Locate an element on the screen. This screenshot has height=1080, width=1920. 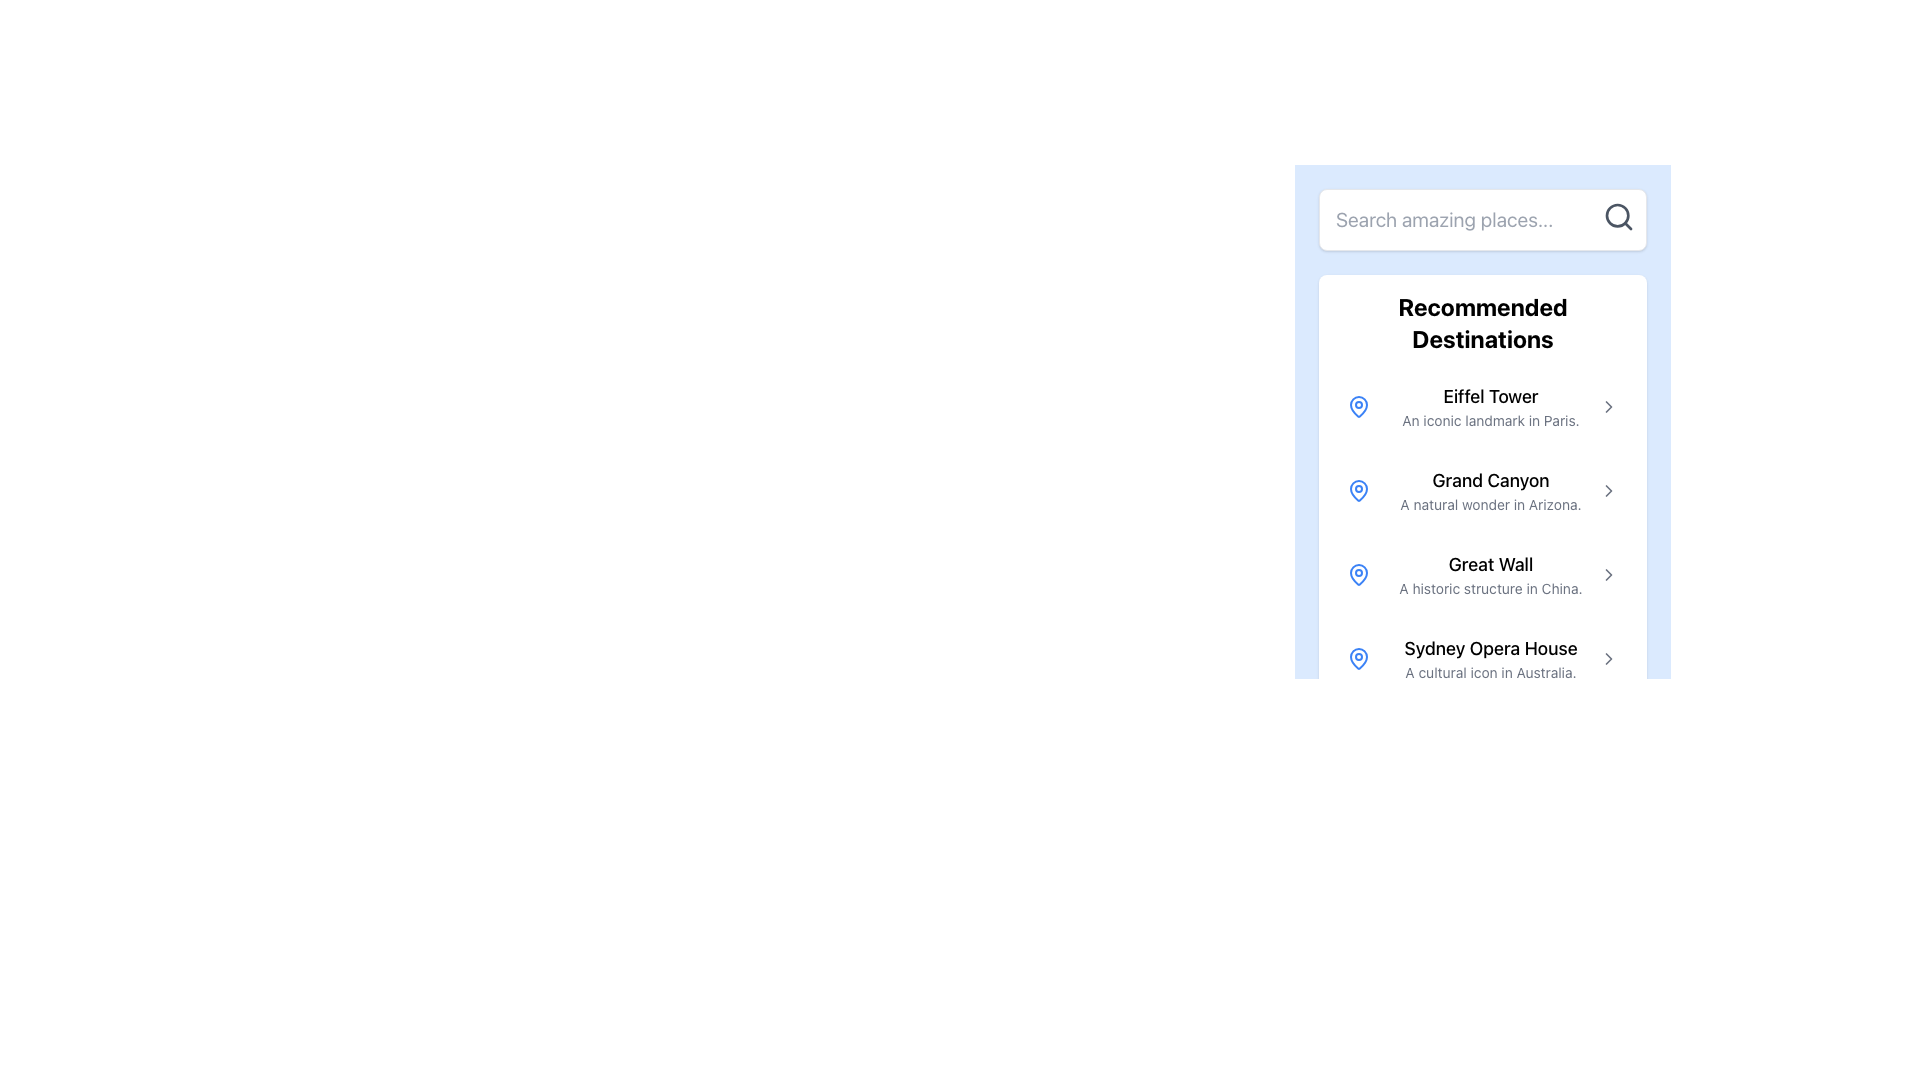
text content of the 'Eiffel Tower' display, which includes the bold title and the description located in the recommended destinations list is located at coordinates (1491, 406).